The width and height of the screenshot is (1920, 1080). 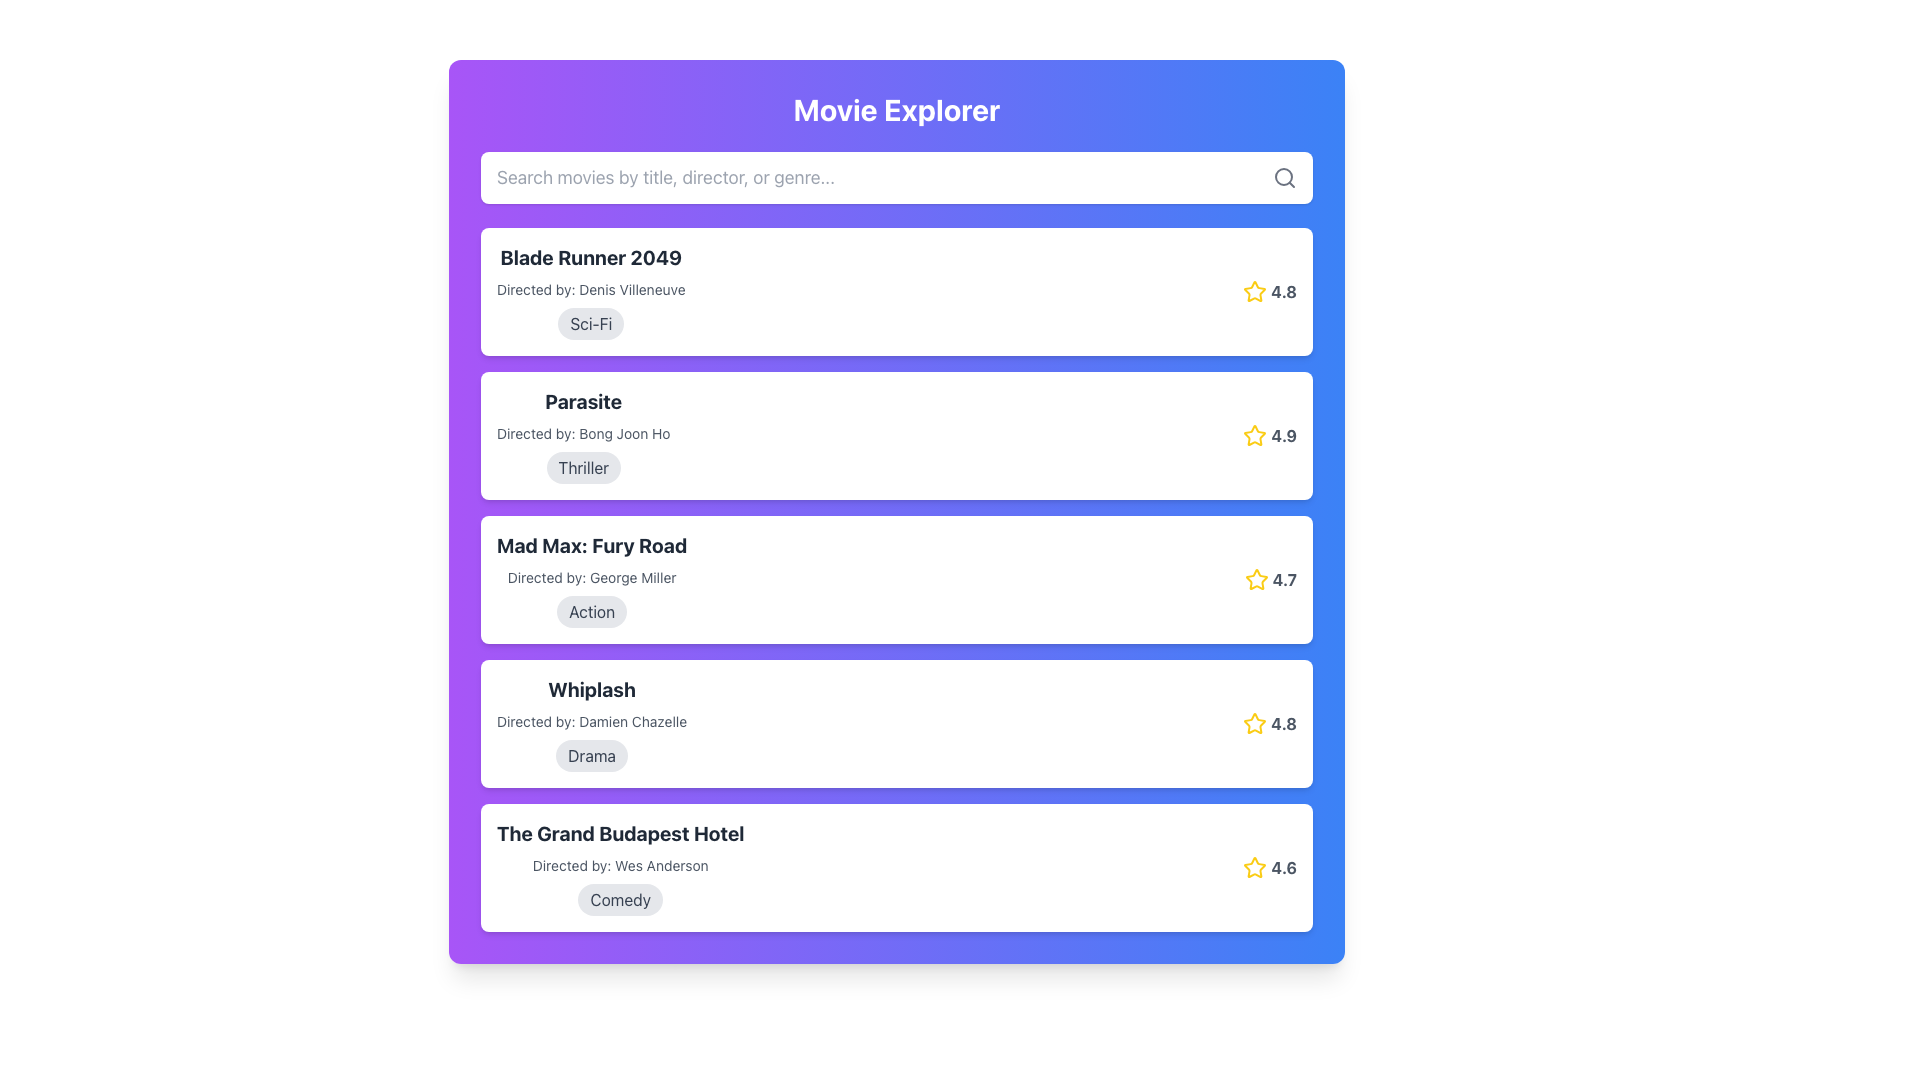 I want to click on the star-shaped icon with a yellow outline located next to the rating '4.7' for the movie 'Mad Max: Fury Road', so click(x=1255, y=579).